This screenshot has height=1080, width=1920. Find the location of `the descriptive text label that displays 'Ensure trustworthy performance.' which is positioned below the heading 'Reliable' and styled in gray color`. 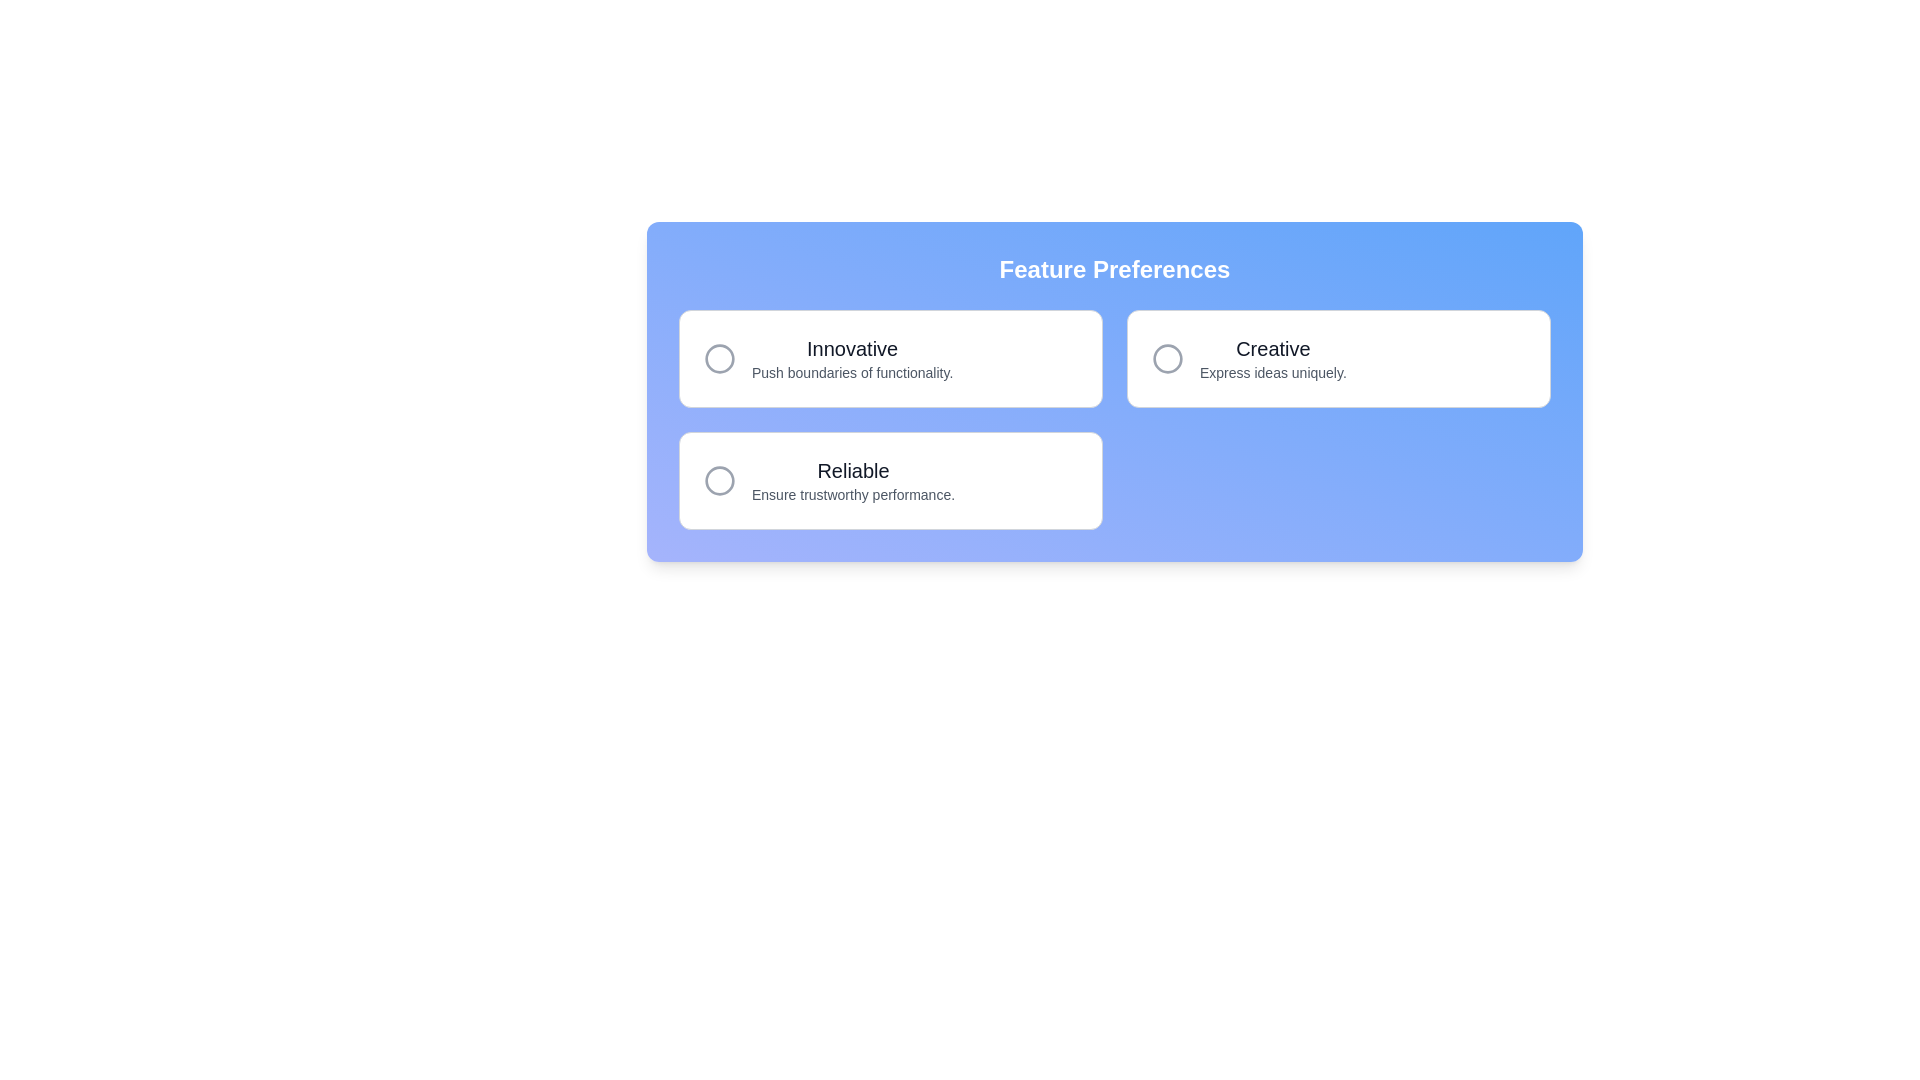

the descriptive text label that displays 'Ensure trustworthy performance.' which is positioned below the heading 'Reliable' and styled in gray color is located at coordinates (853, 494).